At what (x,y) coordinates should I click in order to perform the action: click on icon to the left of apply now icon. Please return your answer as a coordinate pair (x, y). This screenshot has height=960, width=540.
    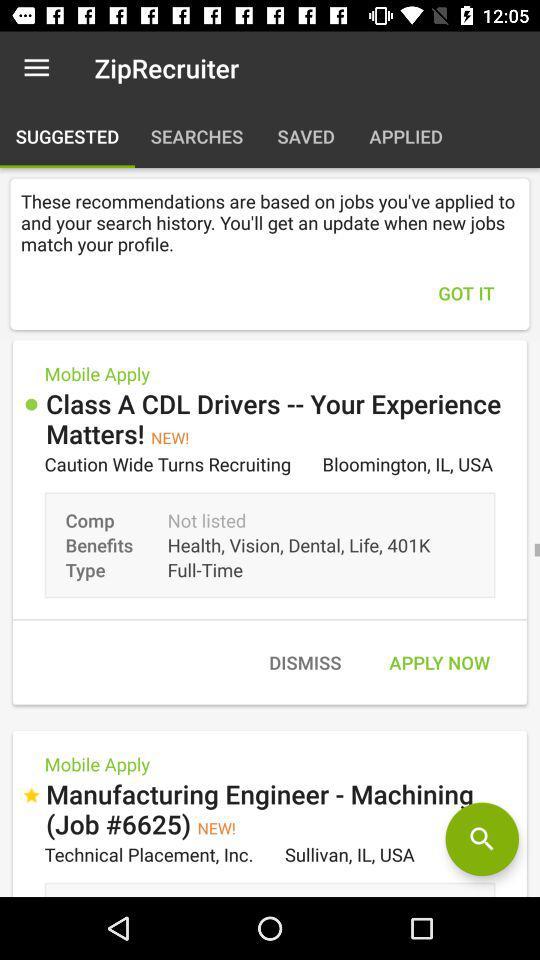
    Looking at the image, I should click on (305, 662).